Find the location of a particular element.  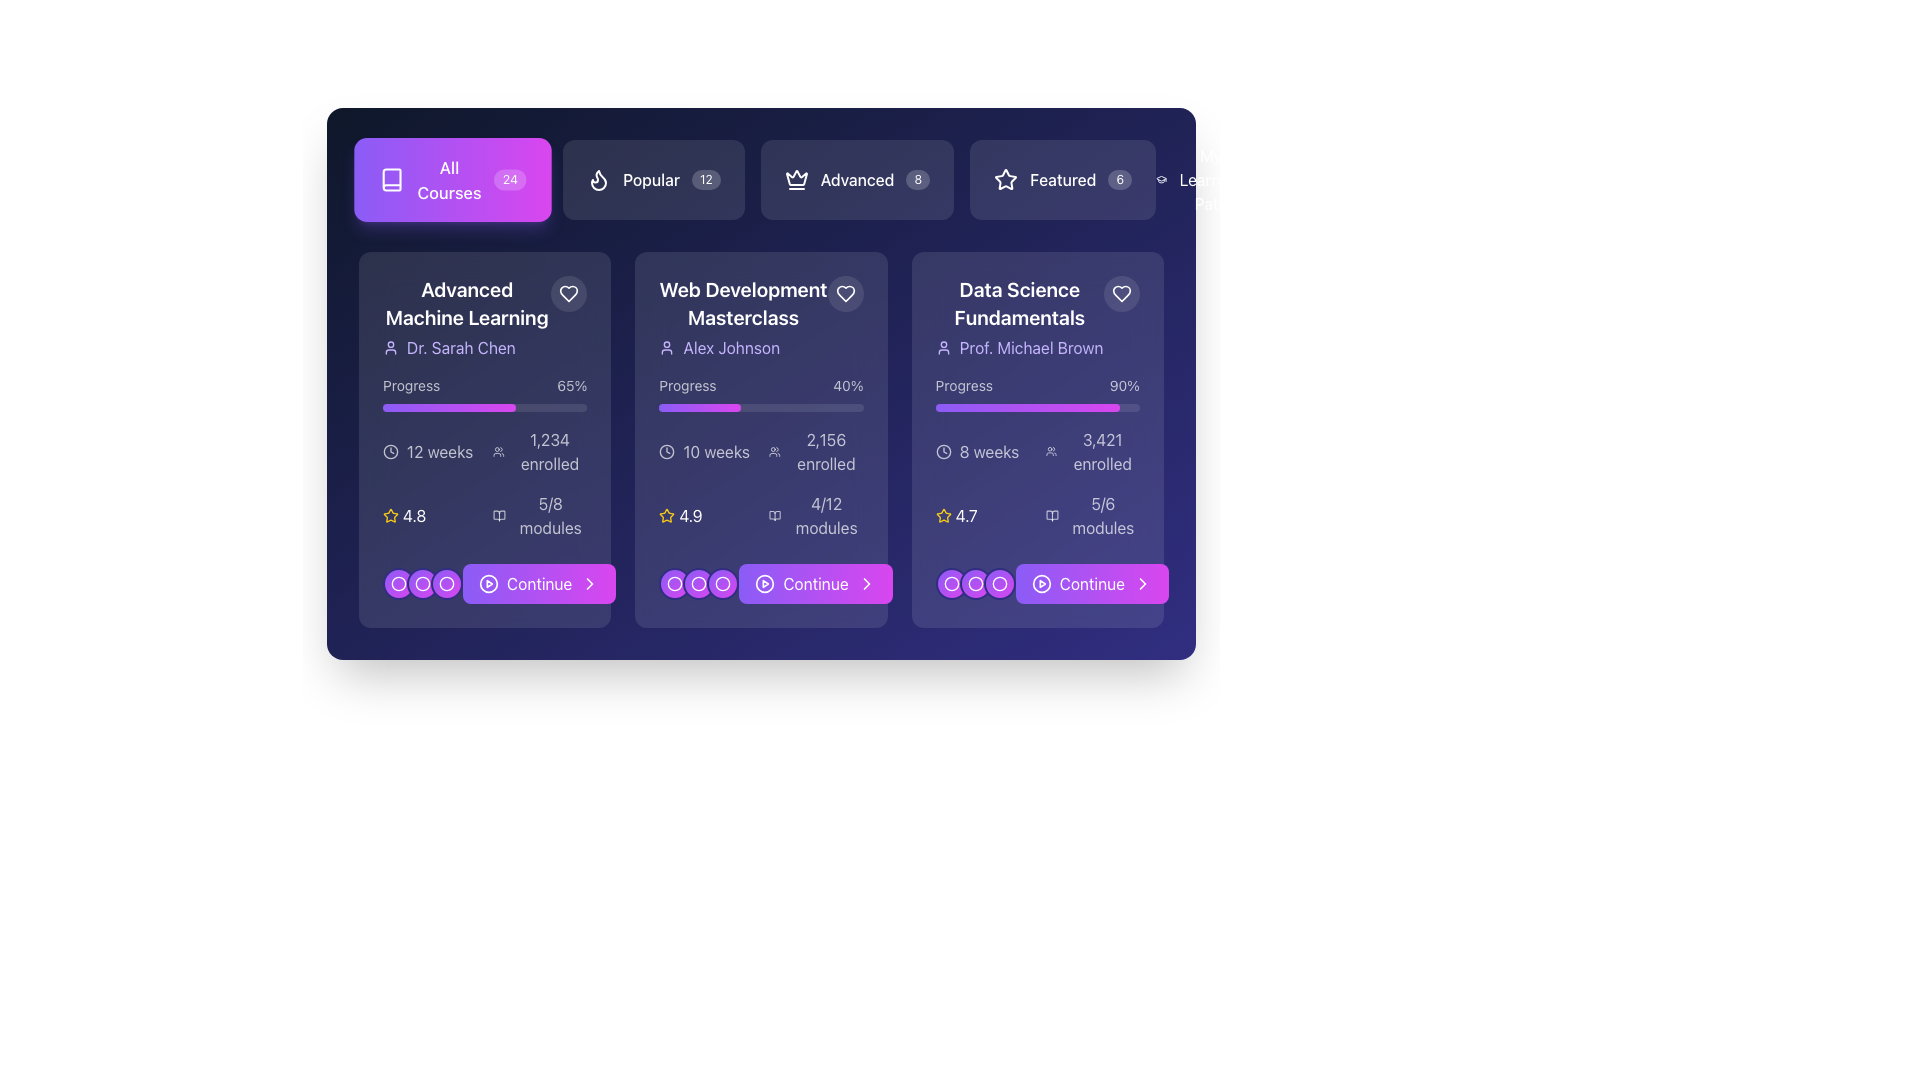

progress completion is located at coordinates (572, 407).